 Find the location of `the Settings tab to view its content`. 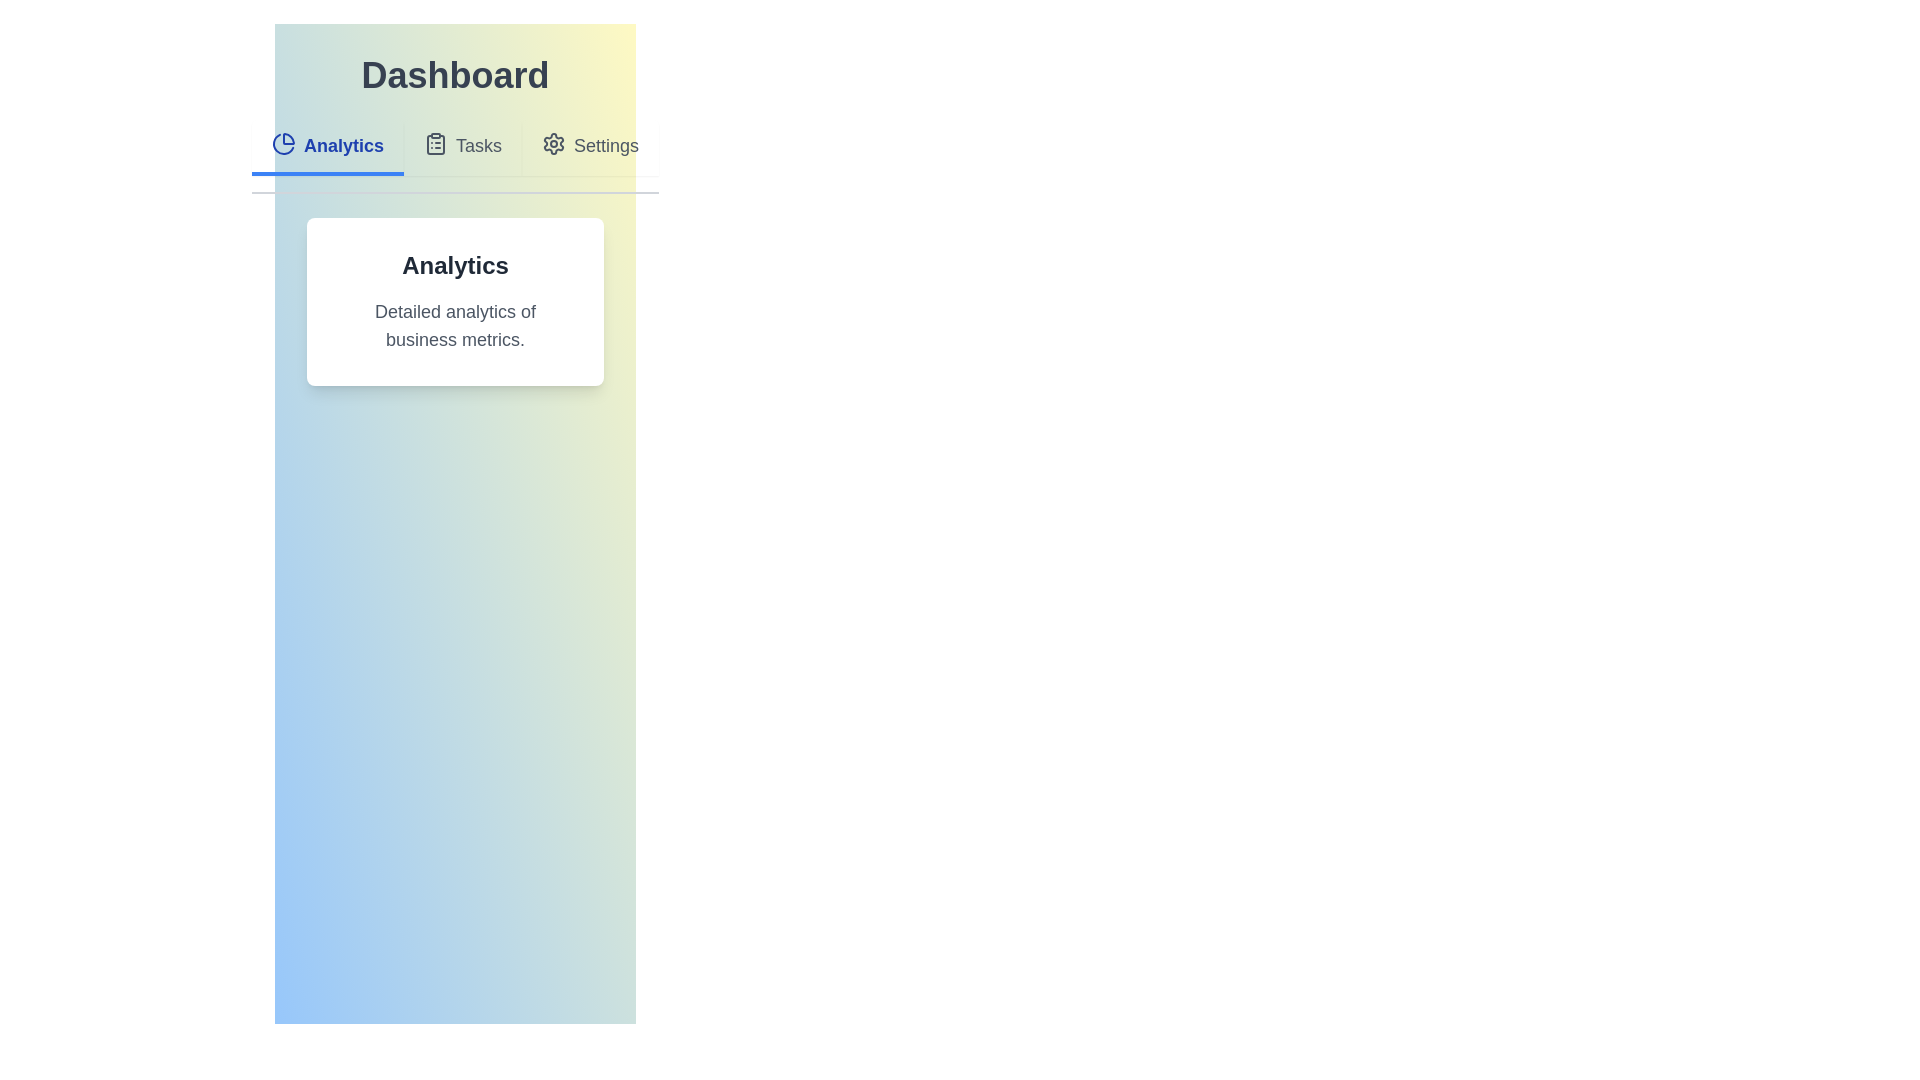

the Settings tab to view its content is located at coordinates (589, 146).